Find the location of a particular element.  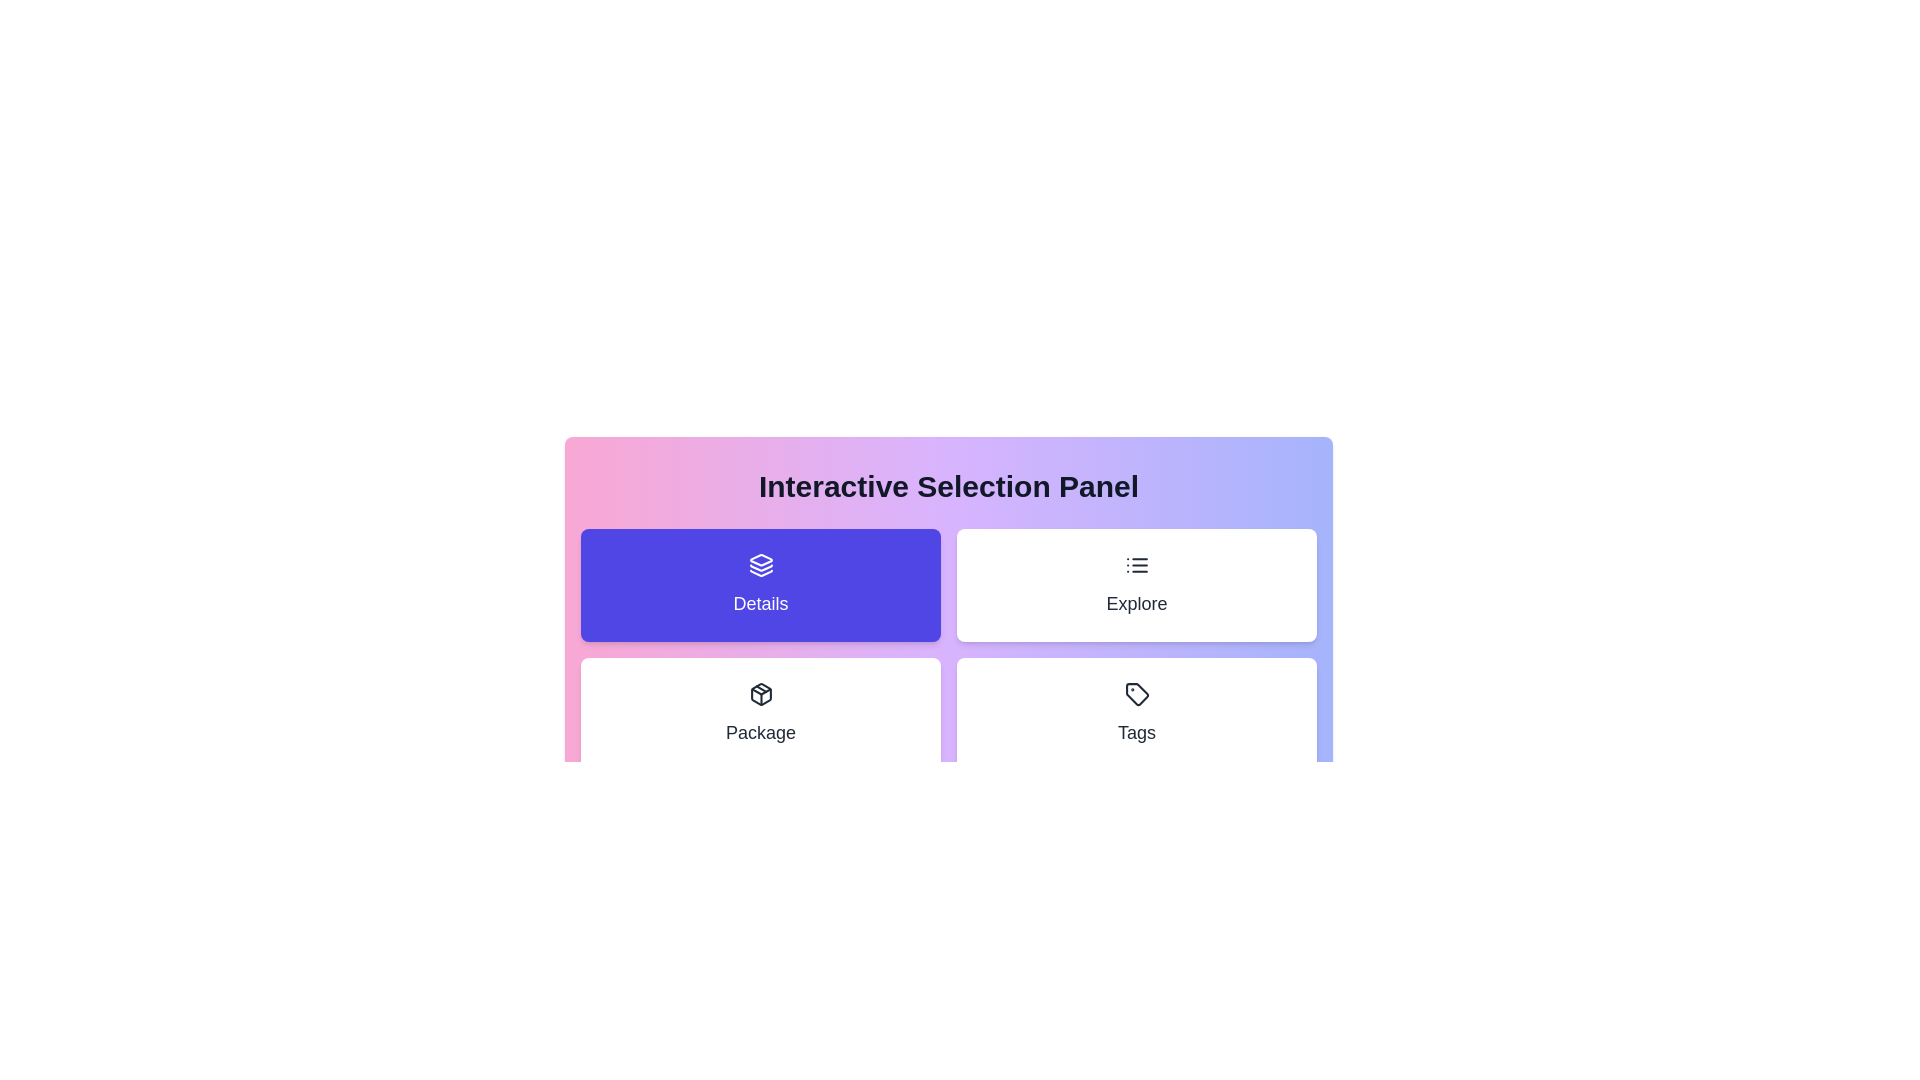

the graphical icon representing the 'Tag' symbol in the 'Tags' option located in the bottom-right of the interactive panel is located at coordinates (1137, 693).